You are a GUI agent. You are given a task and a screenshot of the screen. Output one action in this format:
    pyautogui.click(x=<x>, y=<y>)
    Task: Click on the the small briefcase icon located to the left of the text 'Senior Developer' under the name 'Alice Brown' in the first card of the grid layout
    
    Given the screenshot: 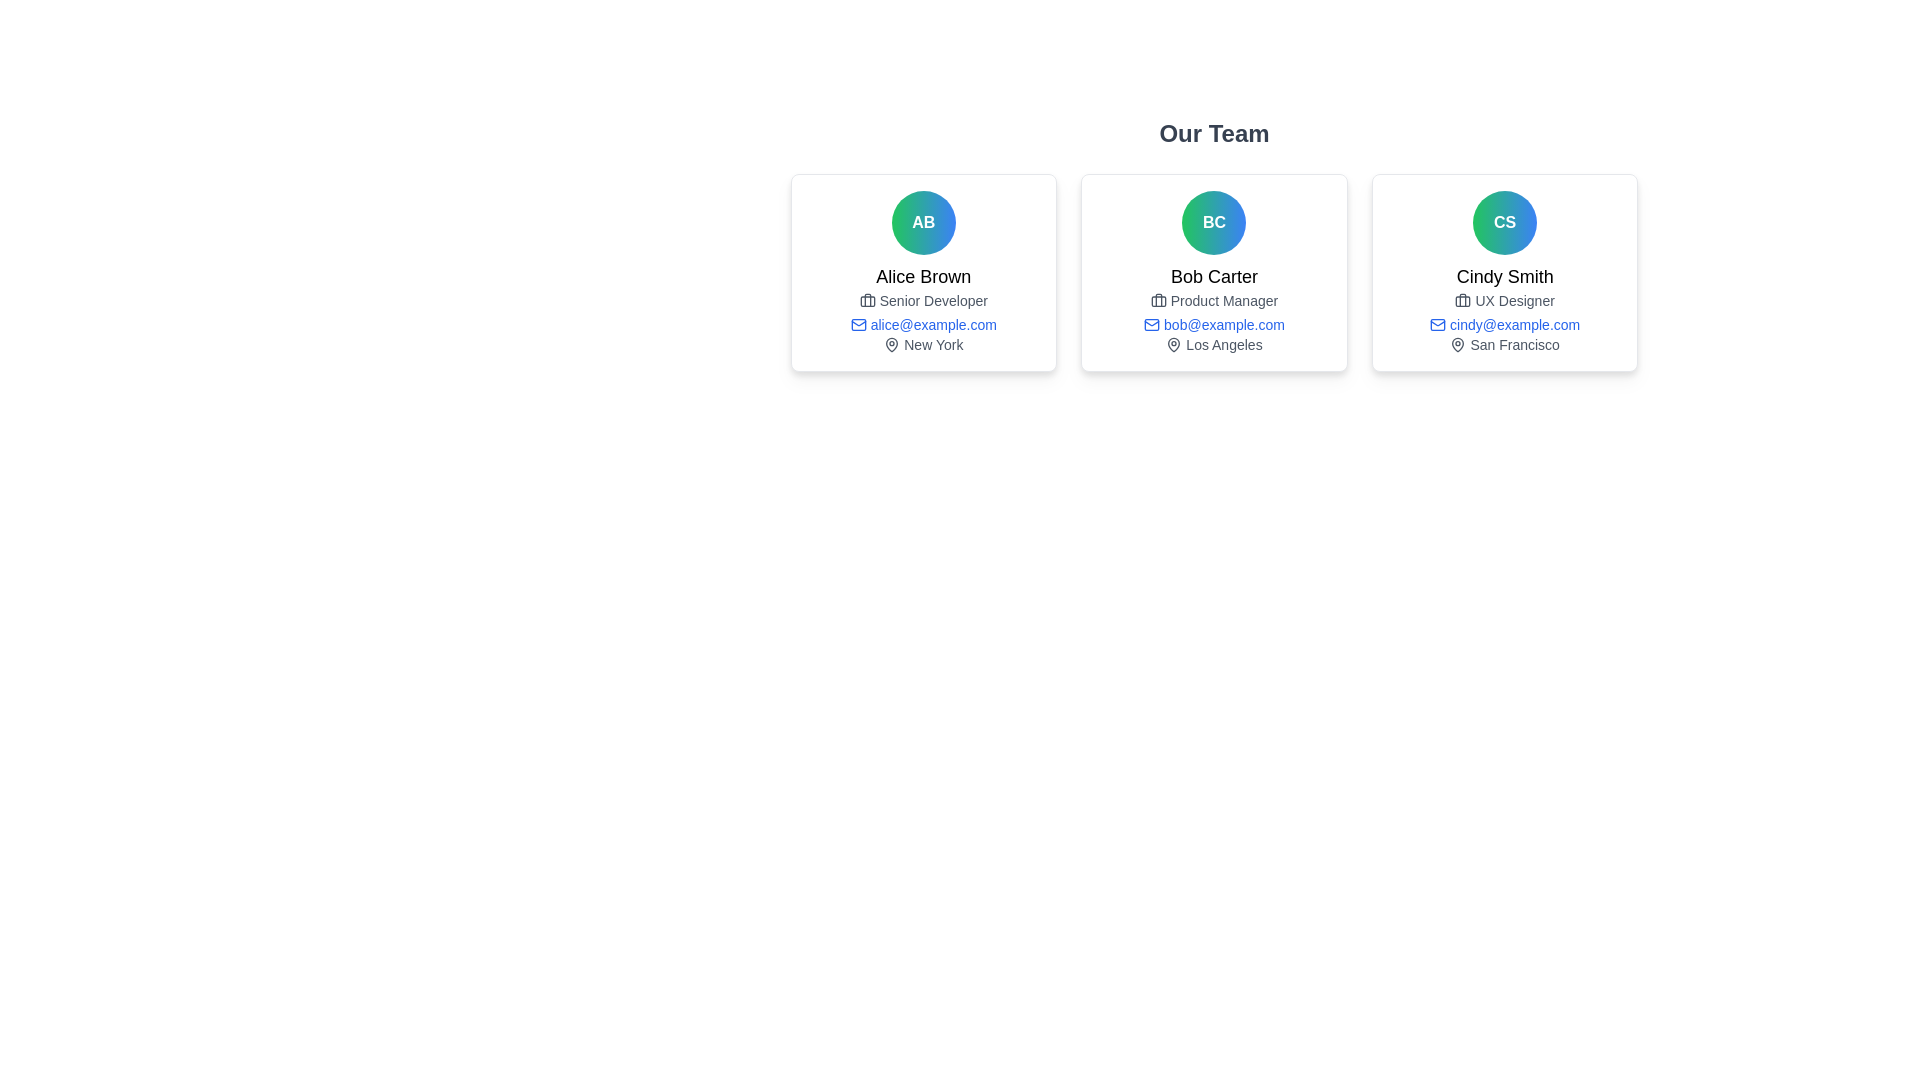 What is the action you would take?
    pyautogui.click(x=867, y=300)
    